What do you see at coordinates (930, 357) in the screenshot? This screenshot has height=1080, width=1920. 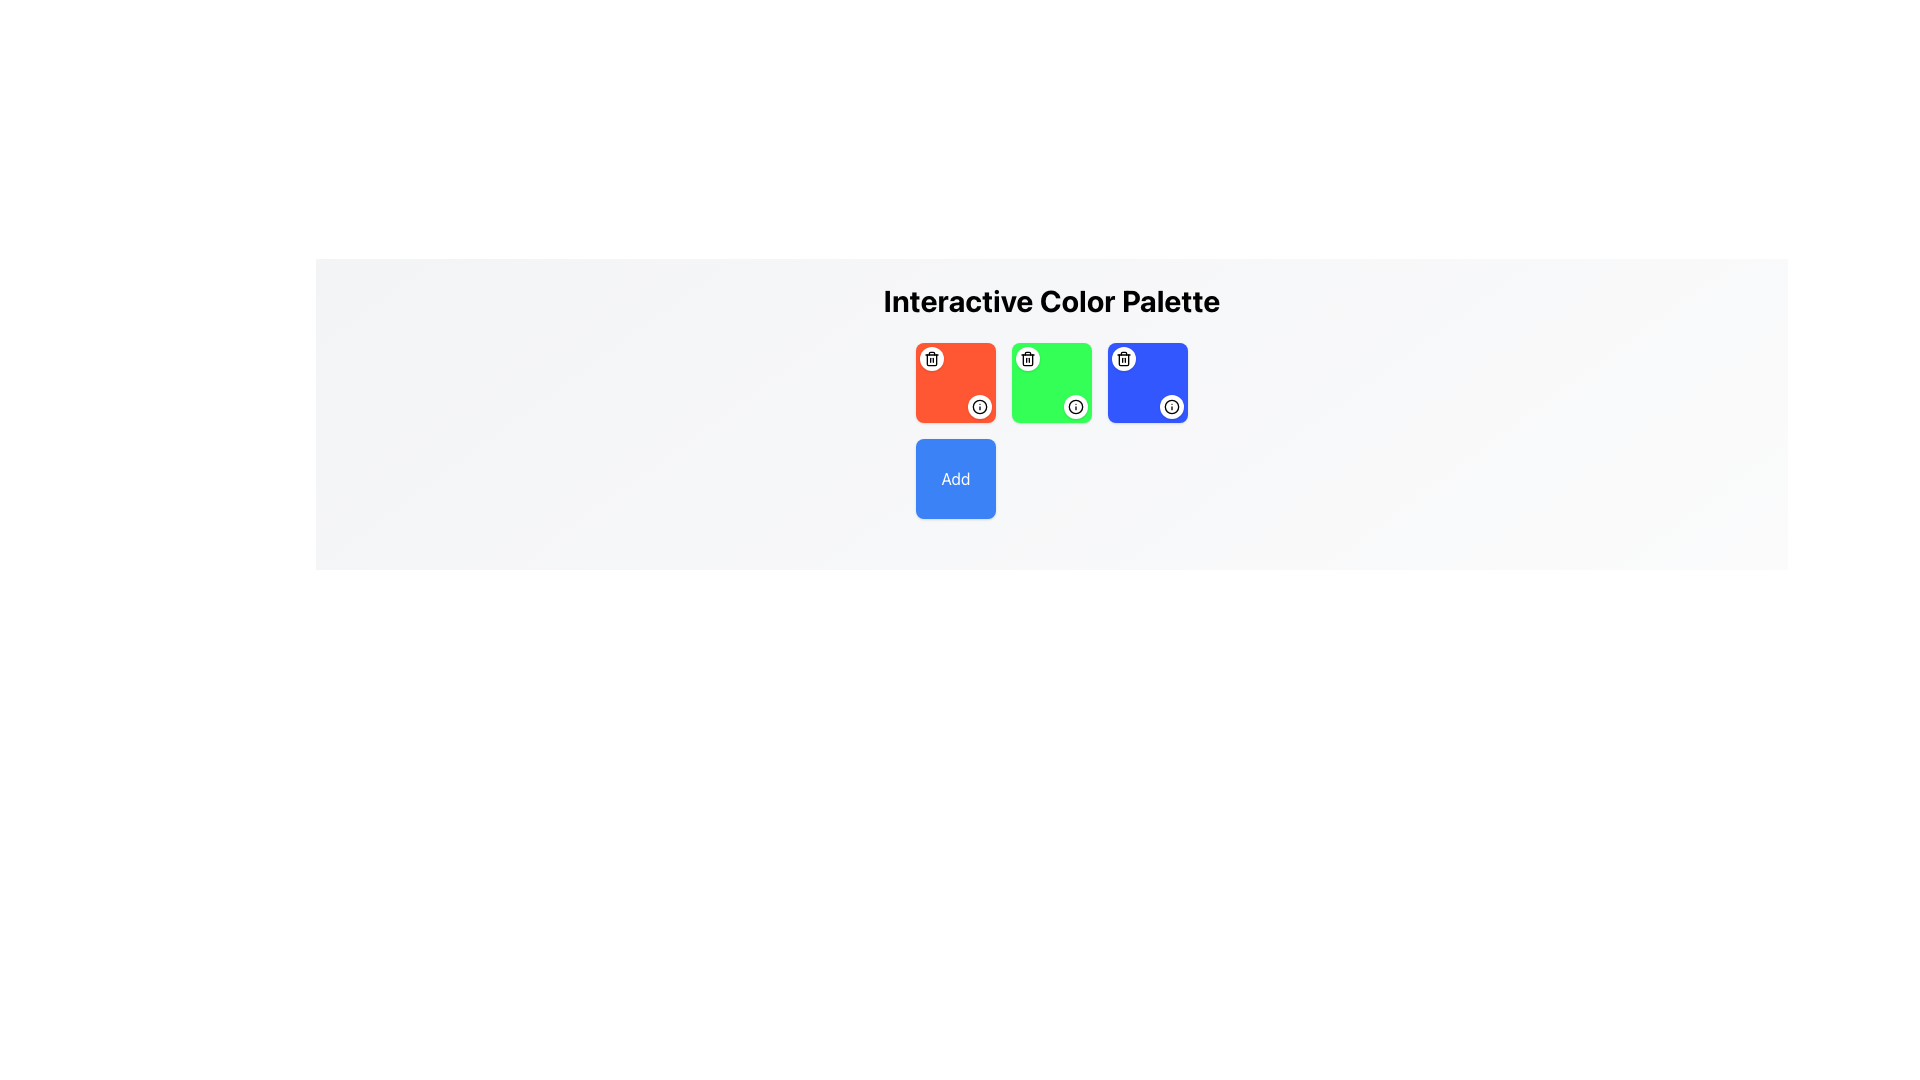 I see `the delete button located in the top-left corner of the red square in the 'Interactive Color Palette'` at bounding box center [930, 357].